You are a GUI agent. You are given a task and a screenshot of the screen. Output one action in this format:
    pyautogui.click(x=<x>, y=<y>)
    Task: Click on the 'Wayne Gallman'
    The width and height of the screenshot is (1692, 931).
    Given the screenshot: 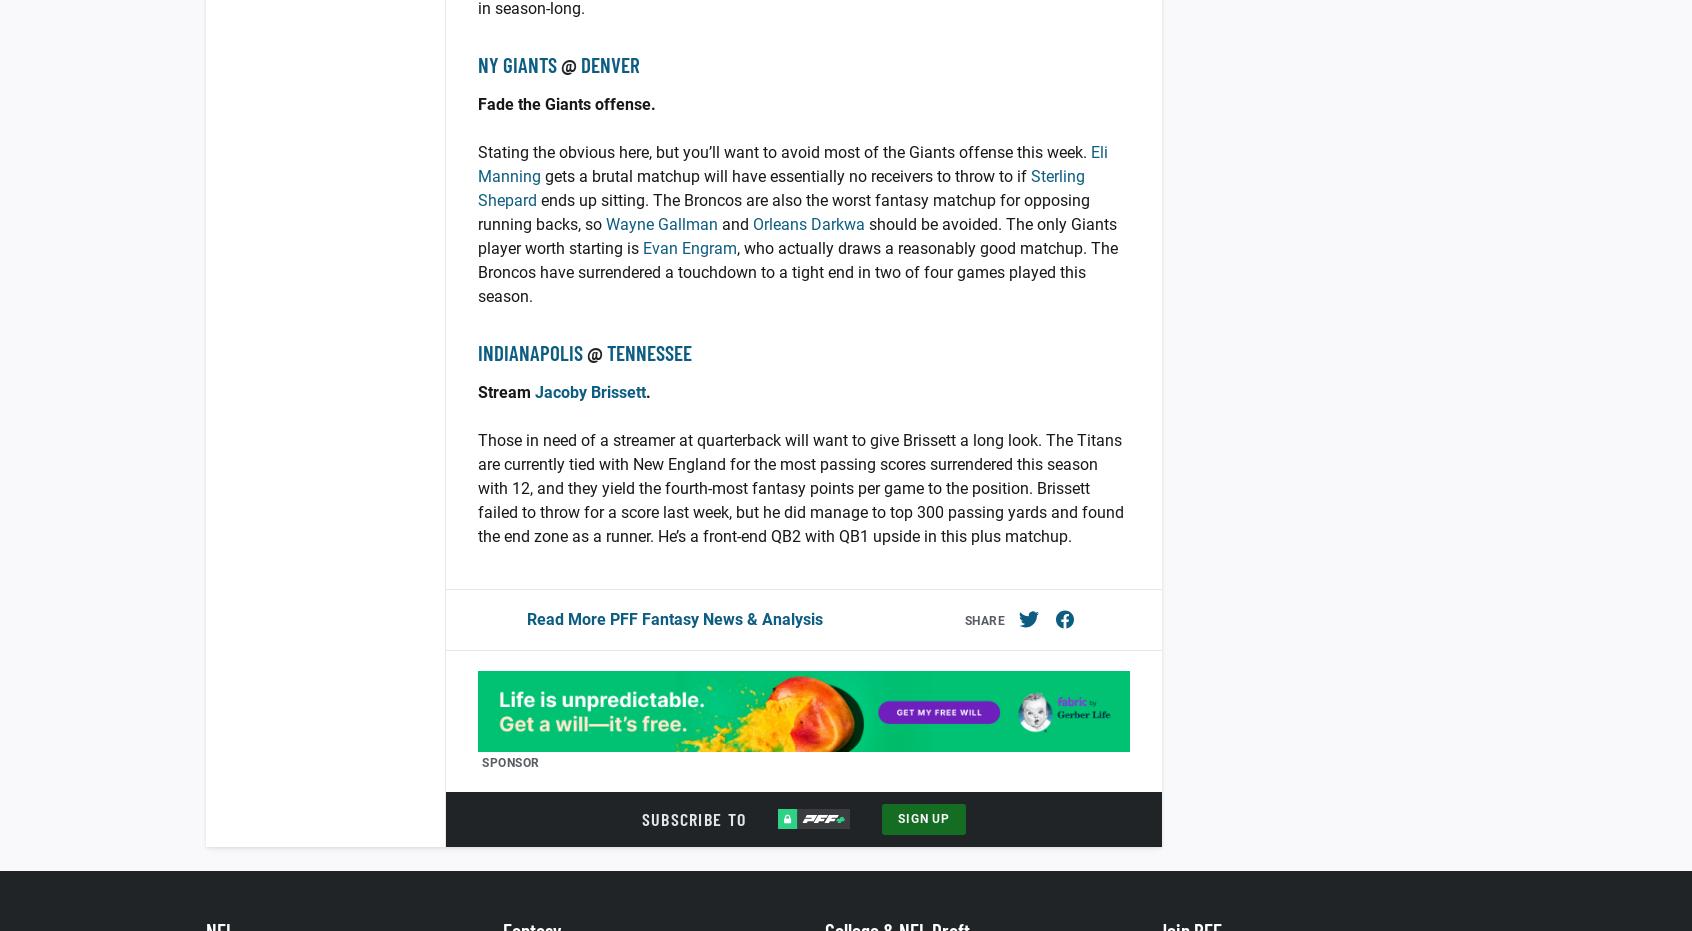 What is the action you would take?
    pyautogui.click(x=662, y=224)
    